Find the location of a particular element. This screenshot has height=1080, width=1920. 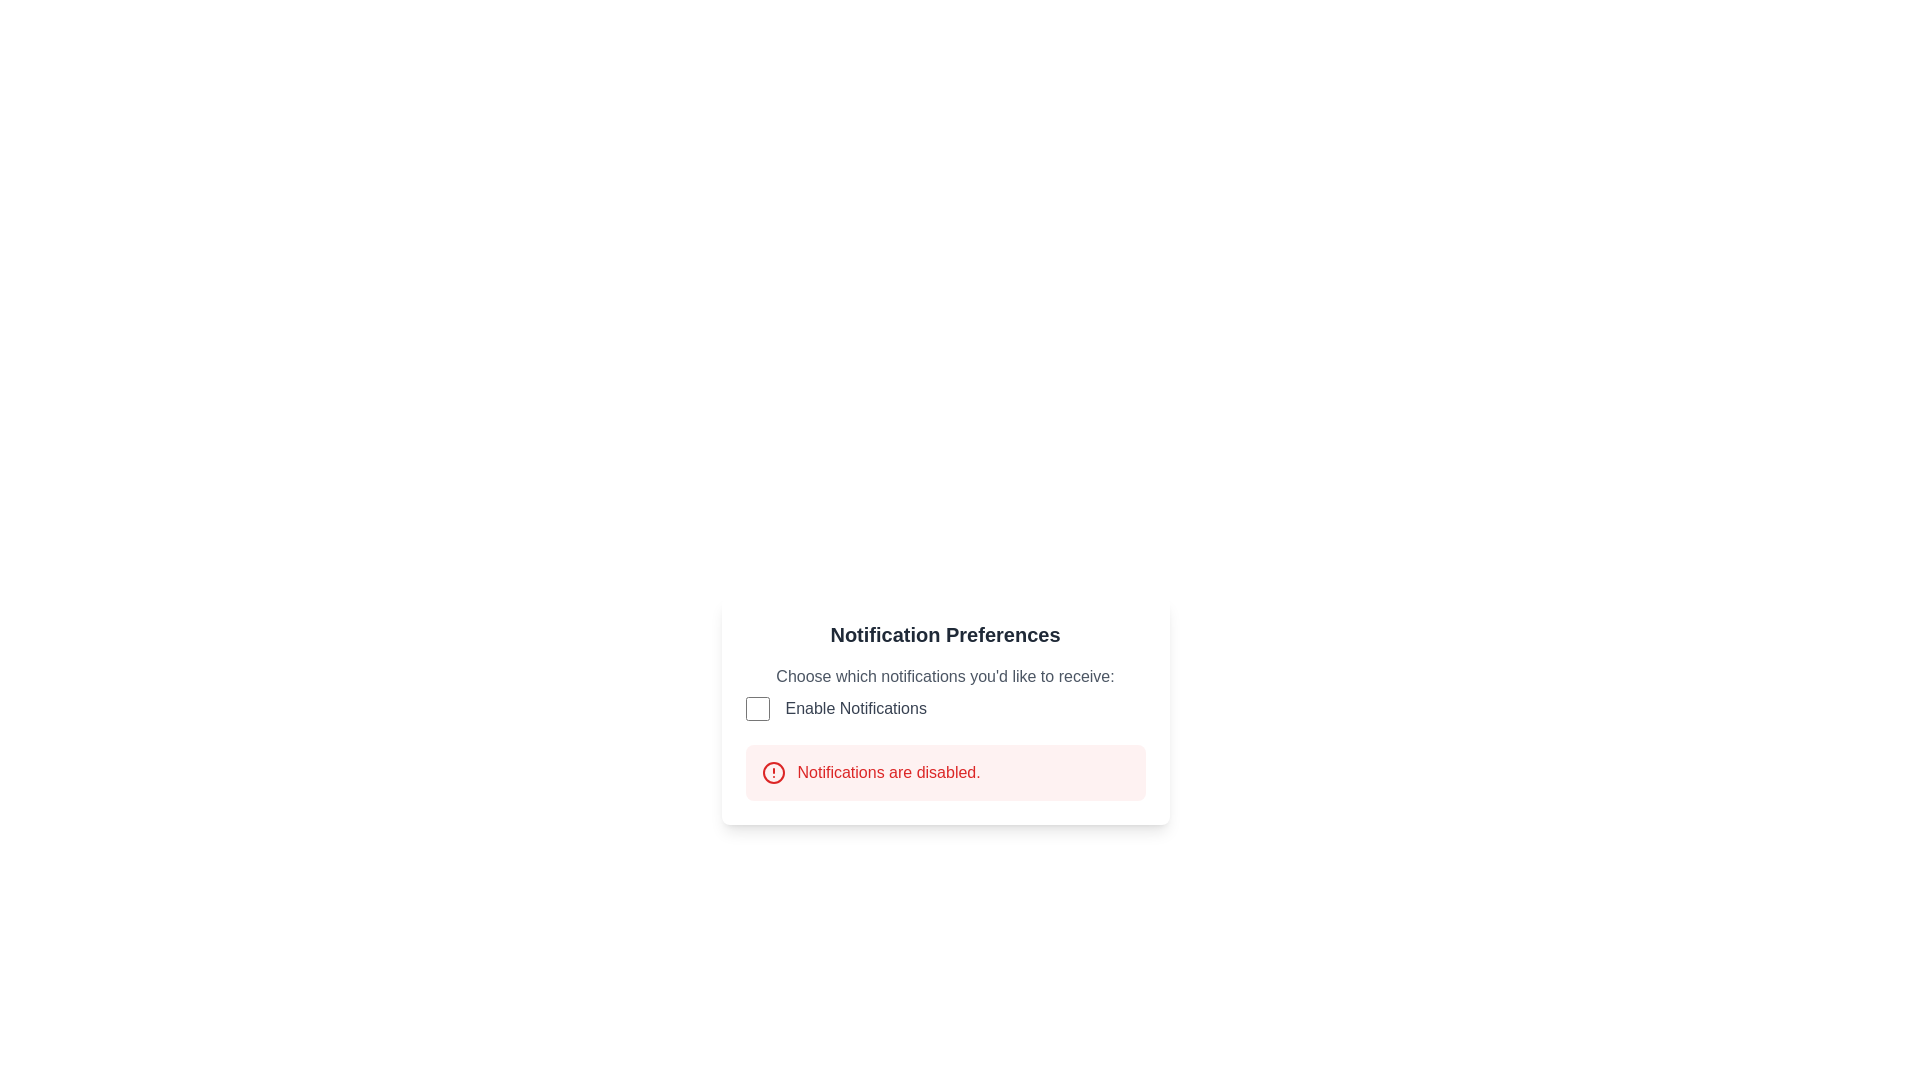

the checkbox labeled 'Enable Notifications' is located at coordinates (944, 692).